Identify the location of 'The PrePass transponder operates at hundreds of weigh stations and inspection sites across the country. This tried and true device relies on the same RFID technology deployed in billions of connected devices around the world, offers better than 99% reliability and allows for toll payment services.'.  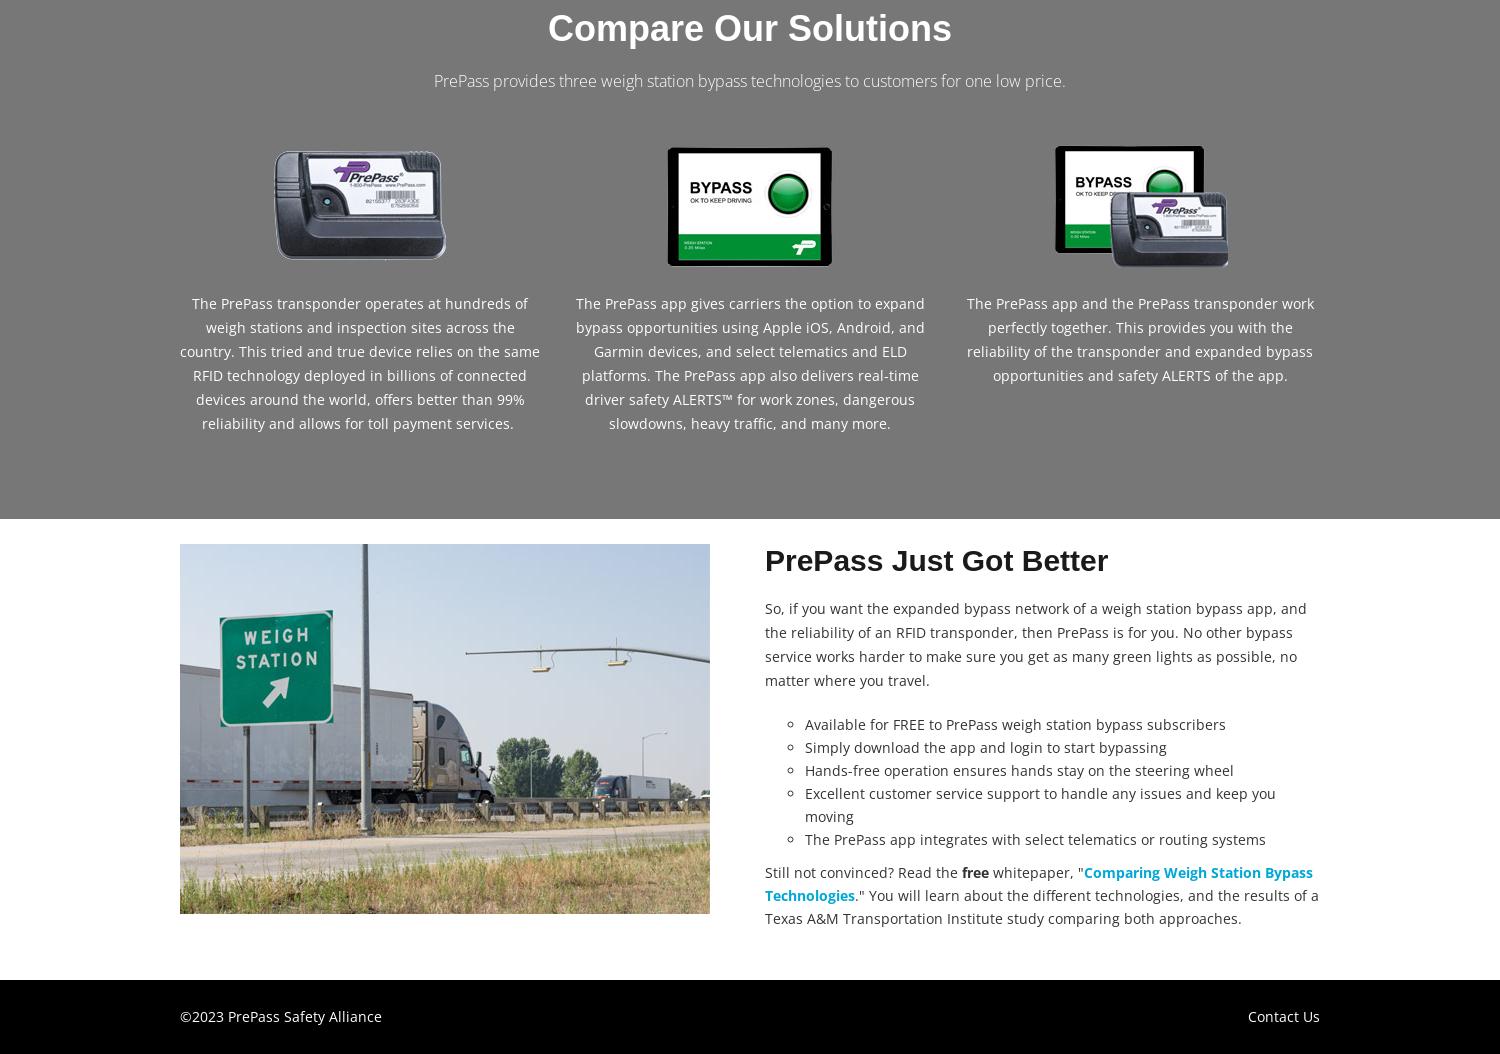
(359, 362).